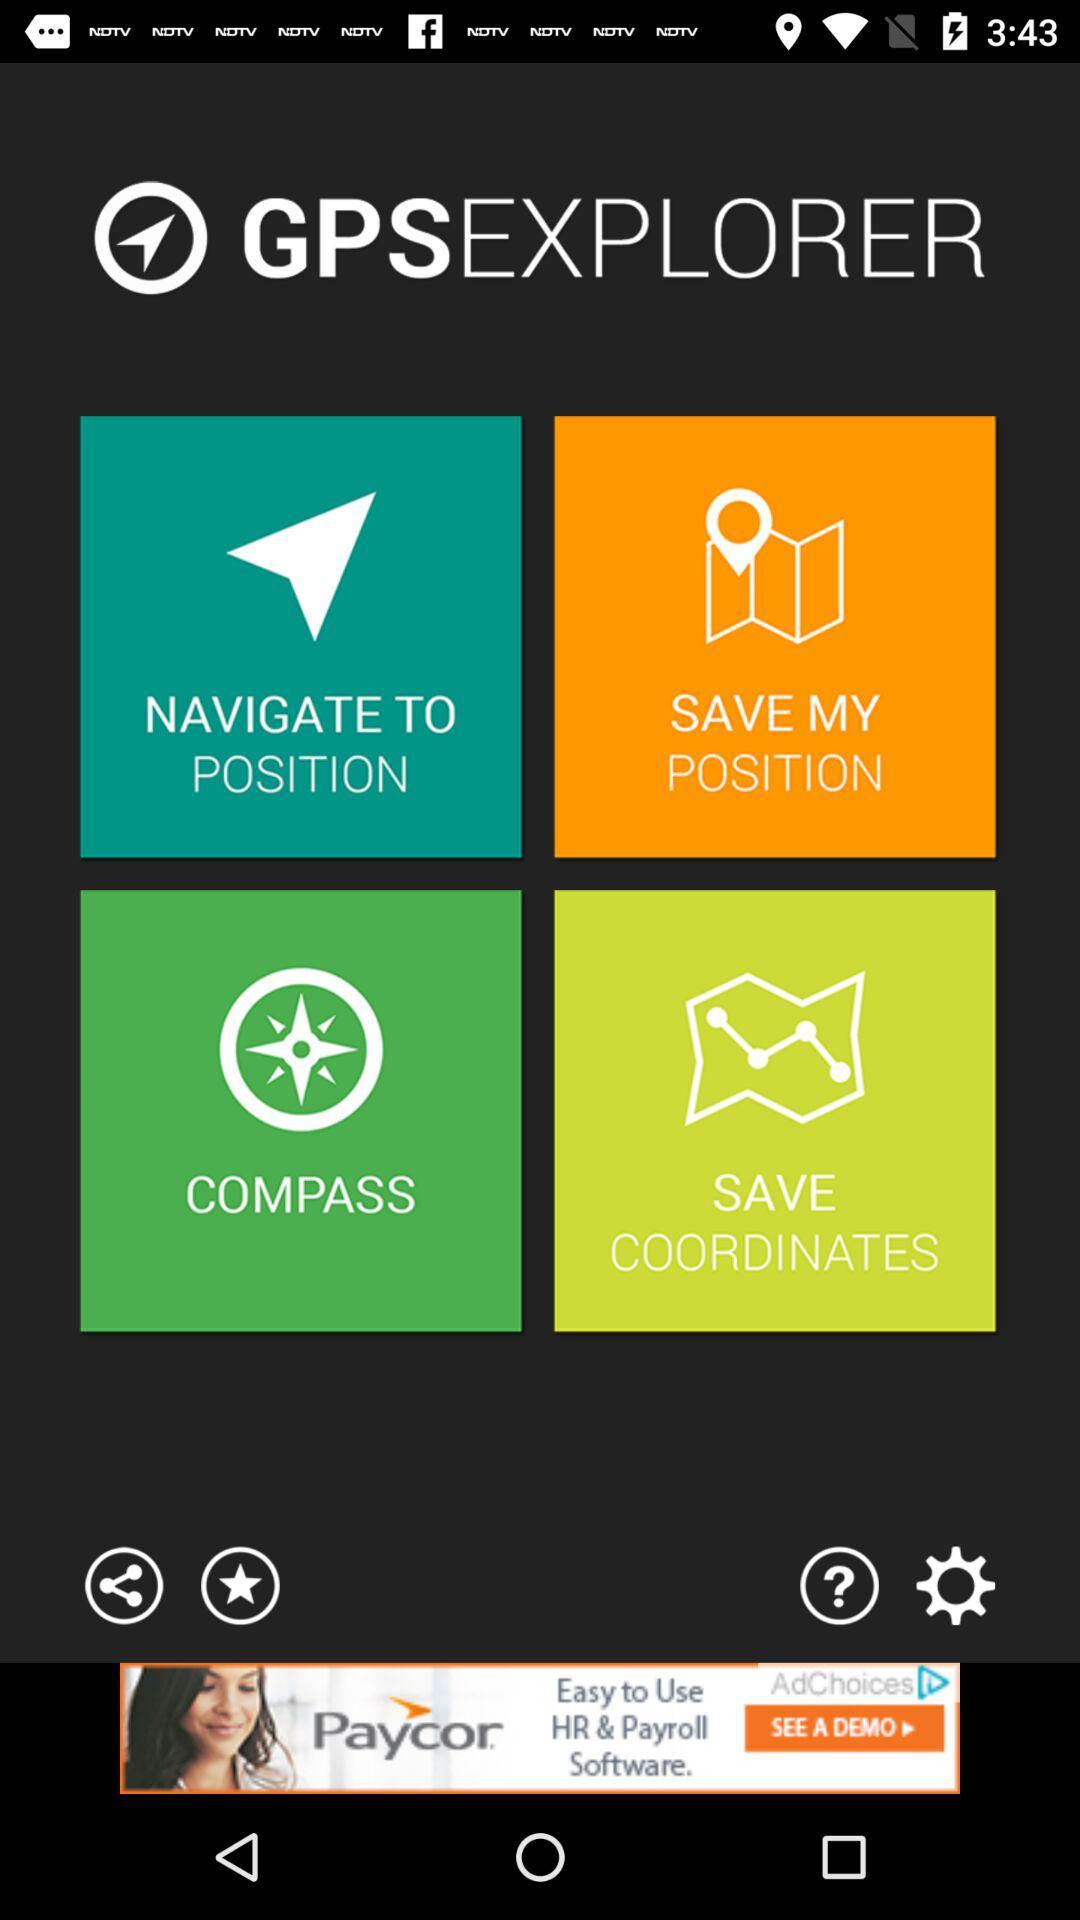  I want to click on open menu options, so click(124, 1584).